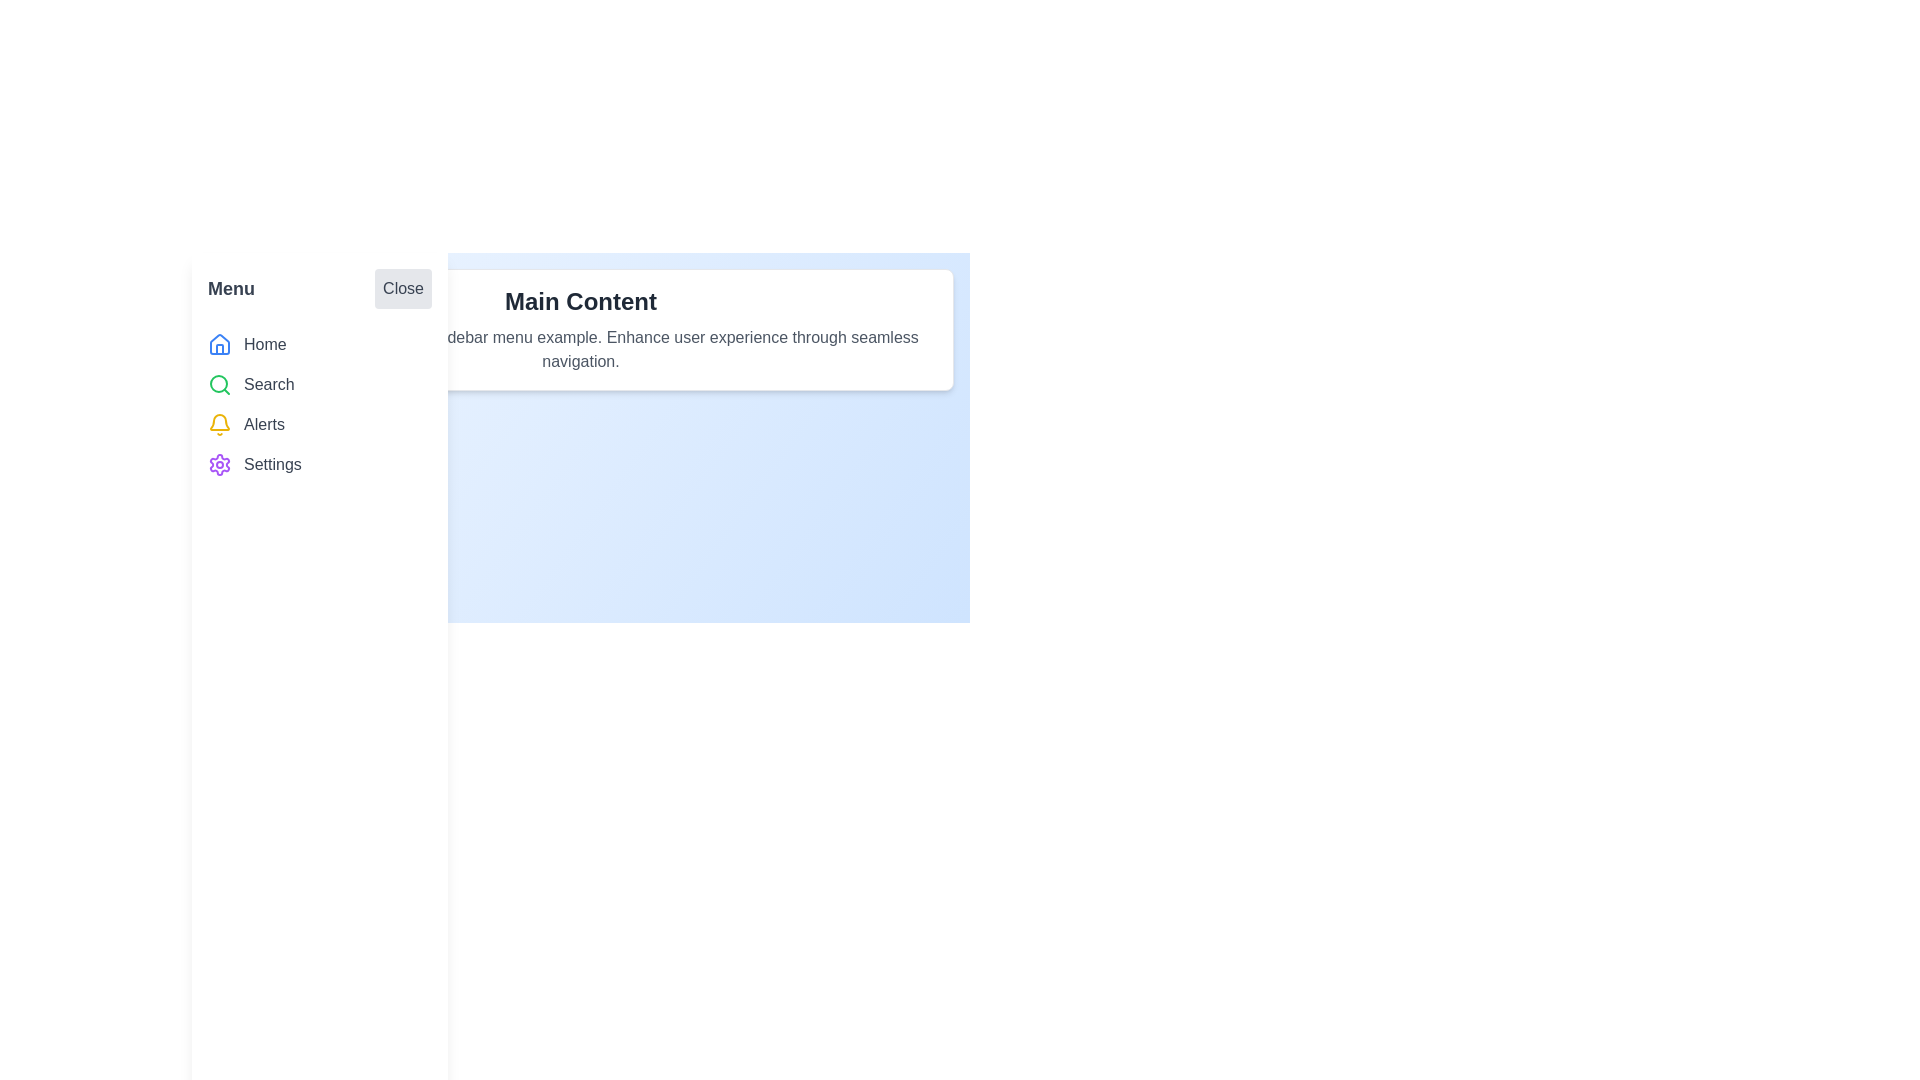 The width and height of the screenshot is (1920, 1080). I want to click on the 'Alerts' text label in the navigation menu, so click(263, 423).